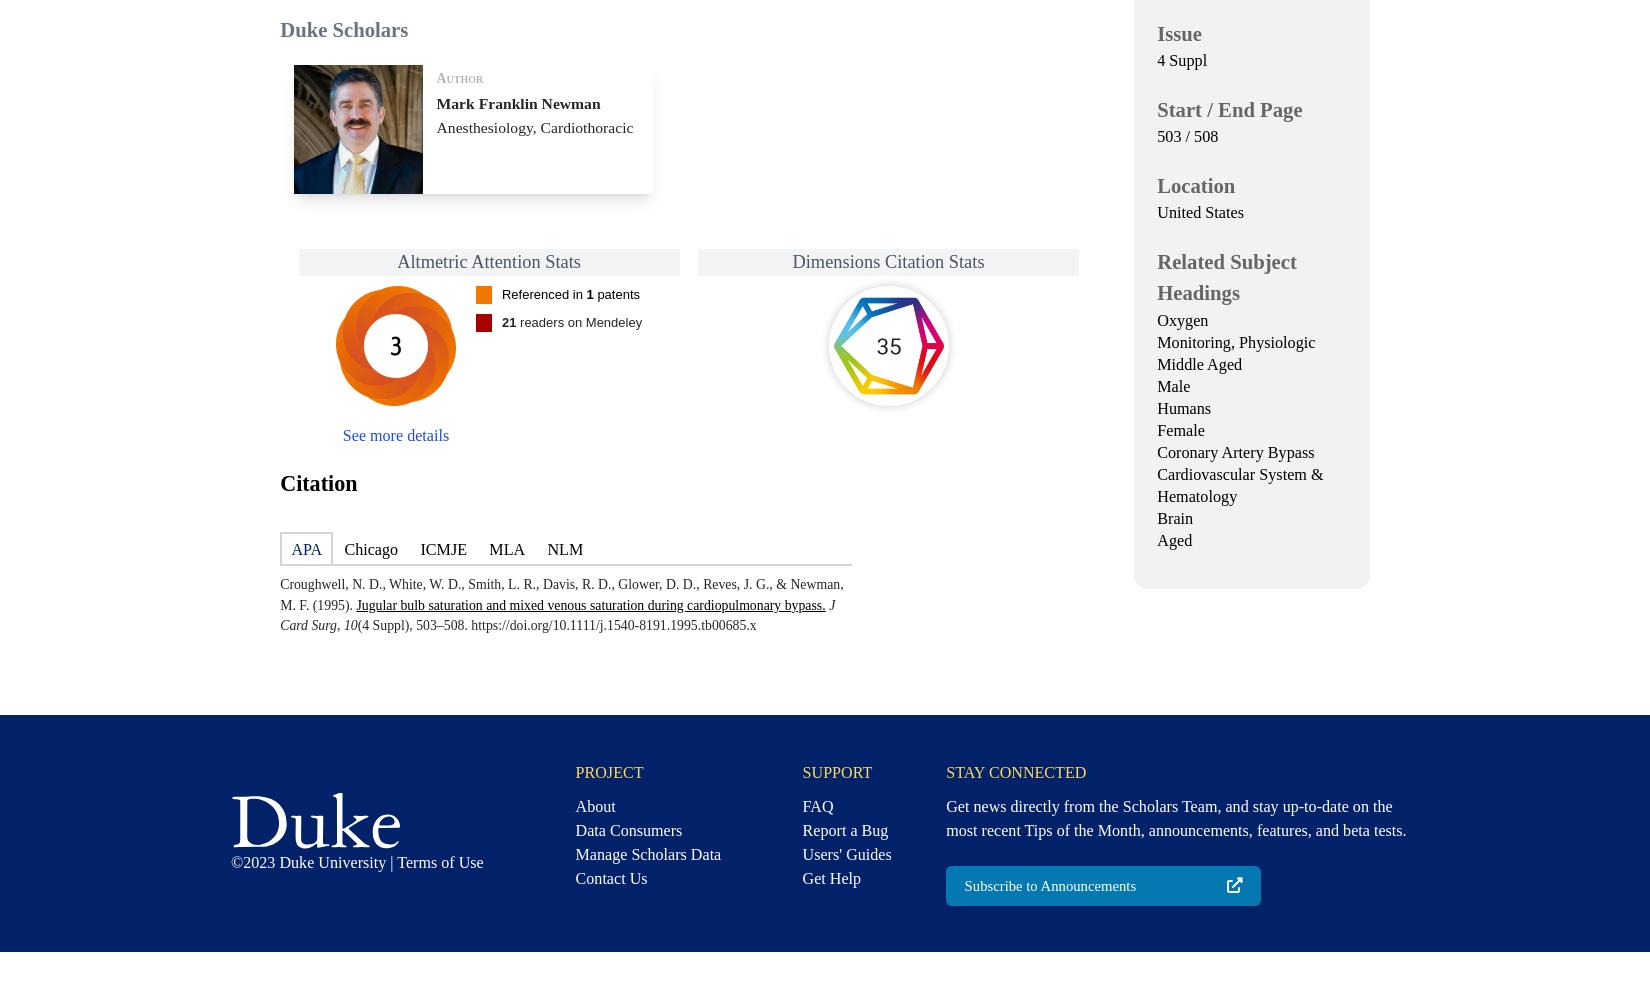  Describe the element at coordinates (291, 549) in the screenshot. I see `'APA'` at that location.